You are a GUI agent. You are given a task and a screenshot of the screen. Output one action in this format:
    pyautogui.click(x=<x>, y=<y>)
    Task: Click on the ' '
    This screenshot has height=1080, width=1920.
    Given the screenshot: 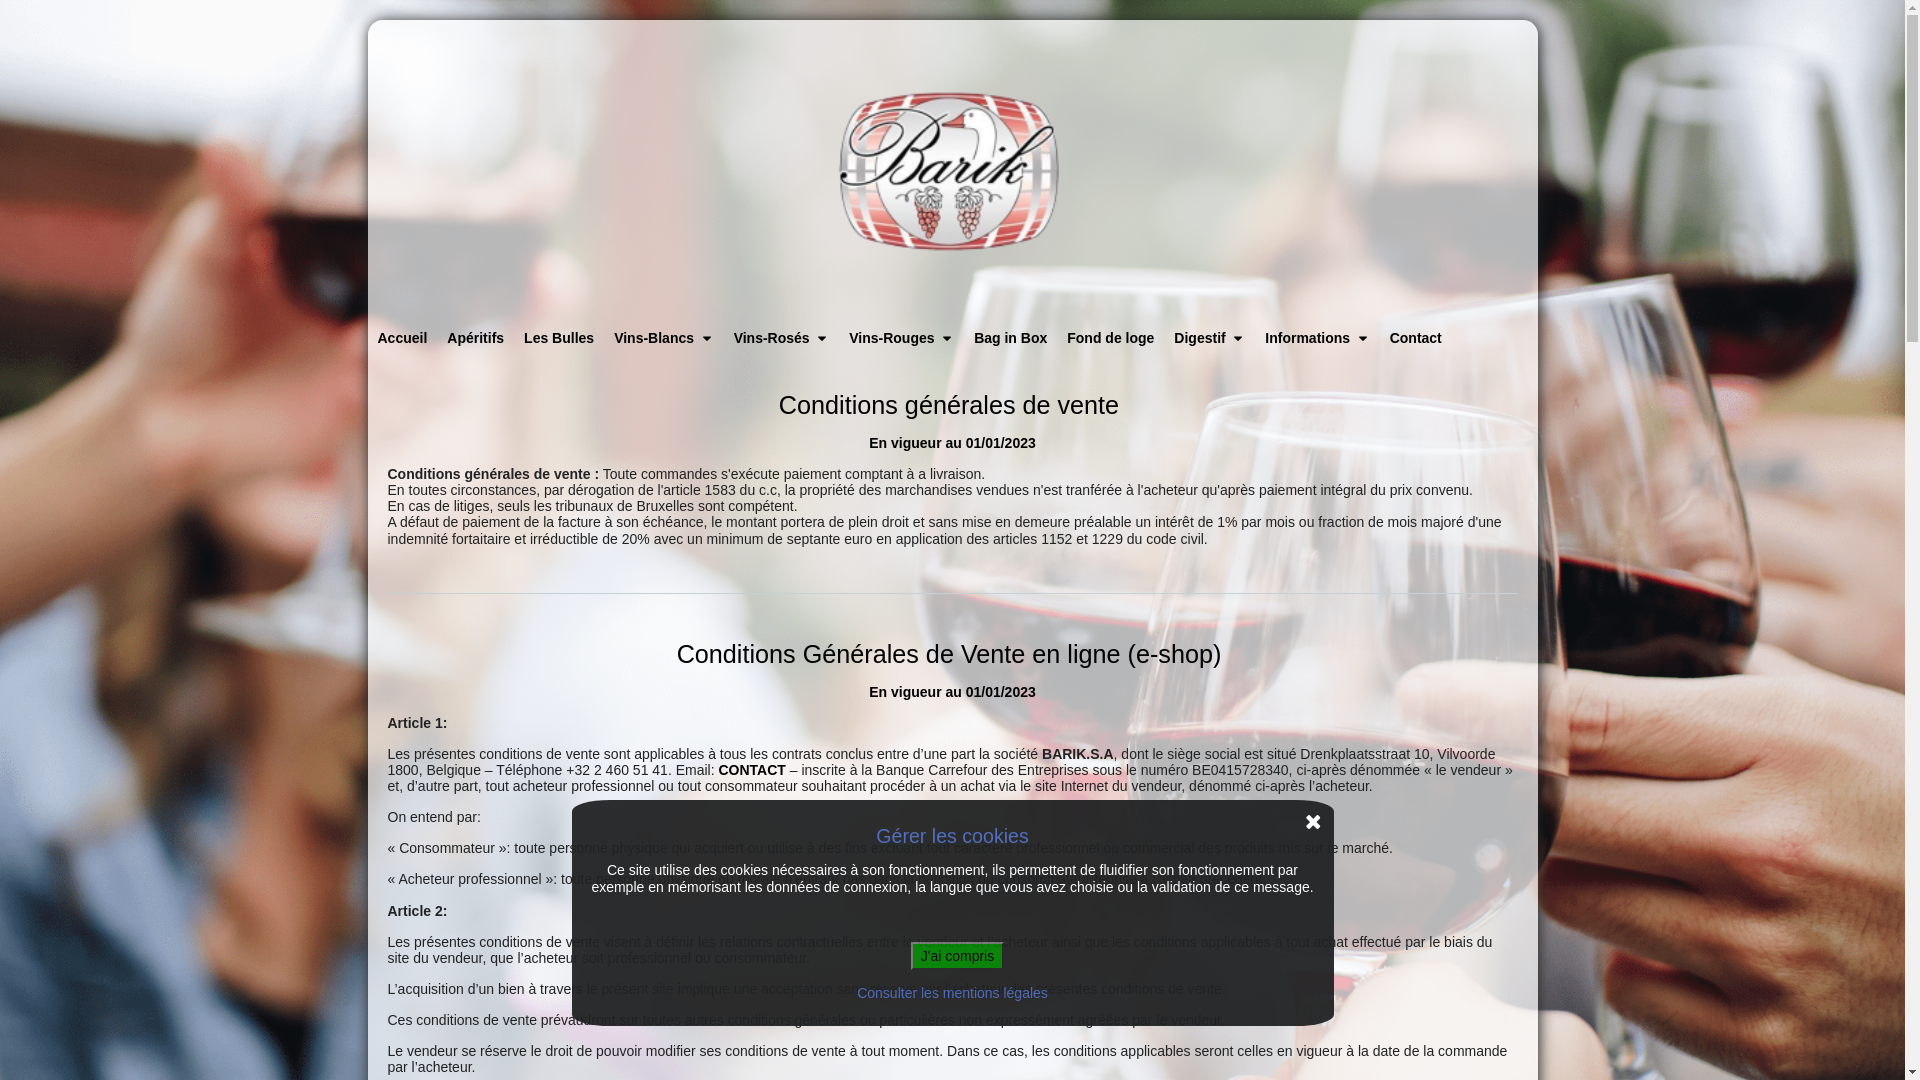 What is the action you would take?
    pyautogui.click(x=952, y=168)
    